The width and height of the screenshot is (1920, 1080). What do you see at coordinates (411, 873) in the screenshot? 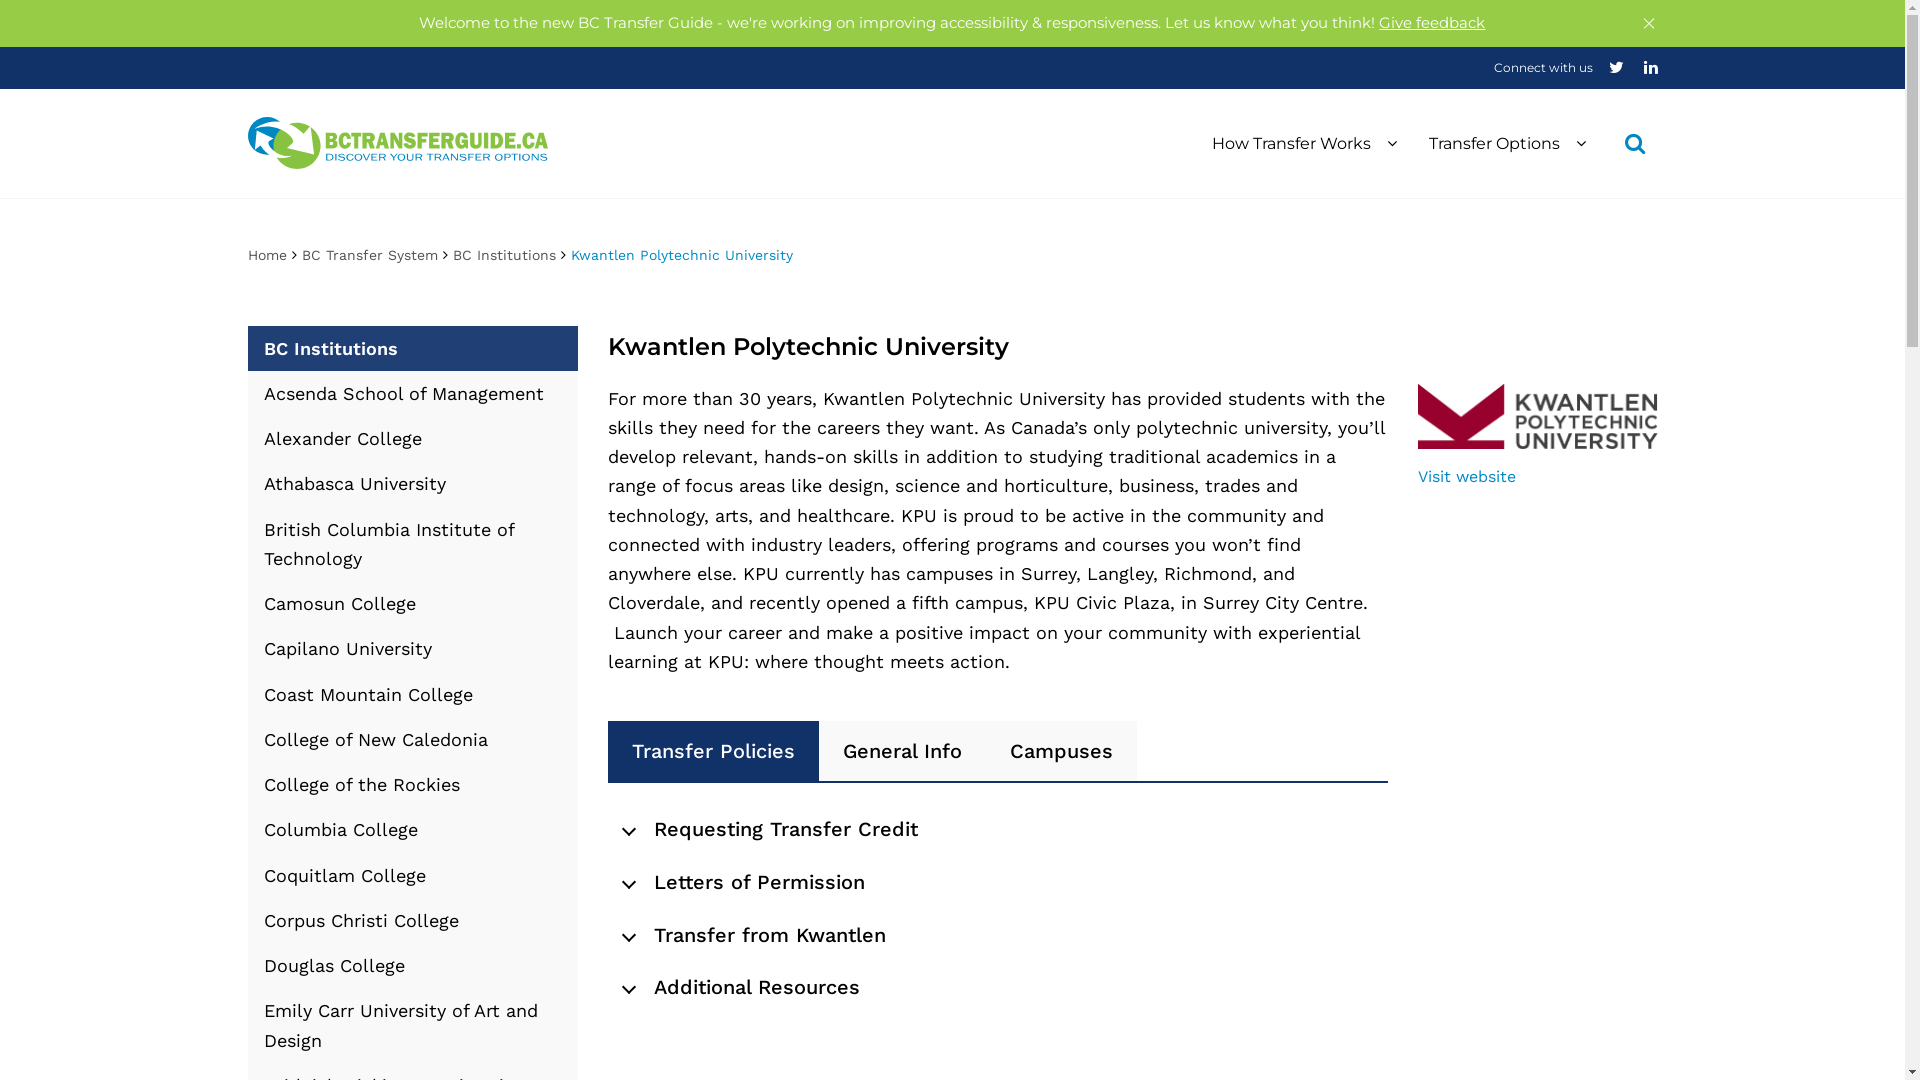
I see `'Coquitlam College'` at bounding box center [411, 873].